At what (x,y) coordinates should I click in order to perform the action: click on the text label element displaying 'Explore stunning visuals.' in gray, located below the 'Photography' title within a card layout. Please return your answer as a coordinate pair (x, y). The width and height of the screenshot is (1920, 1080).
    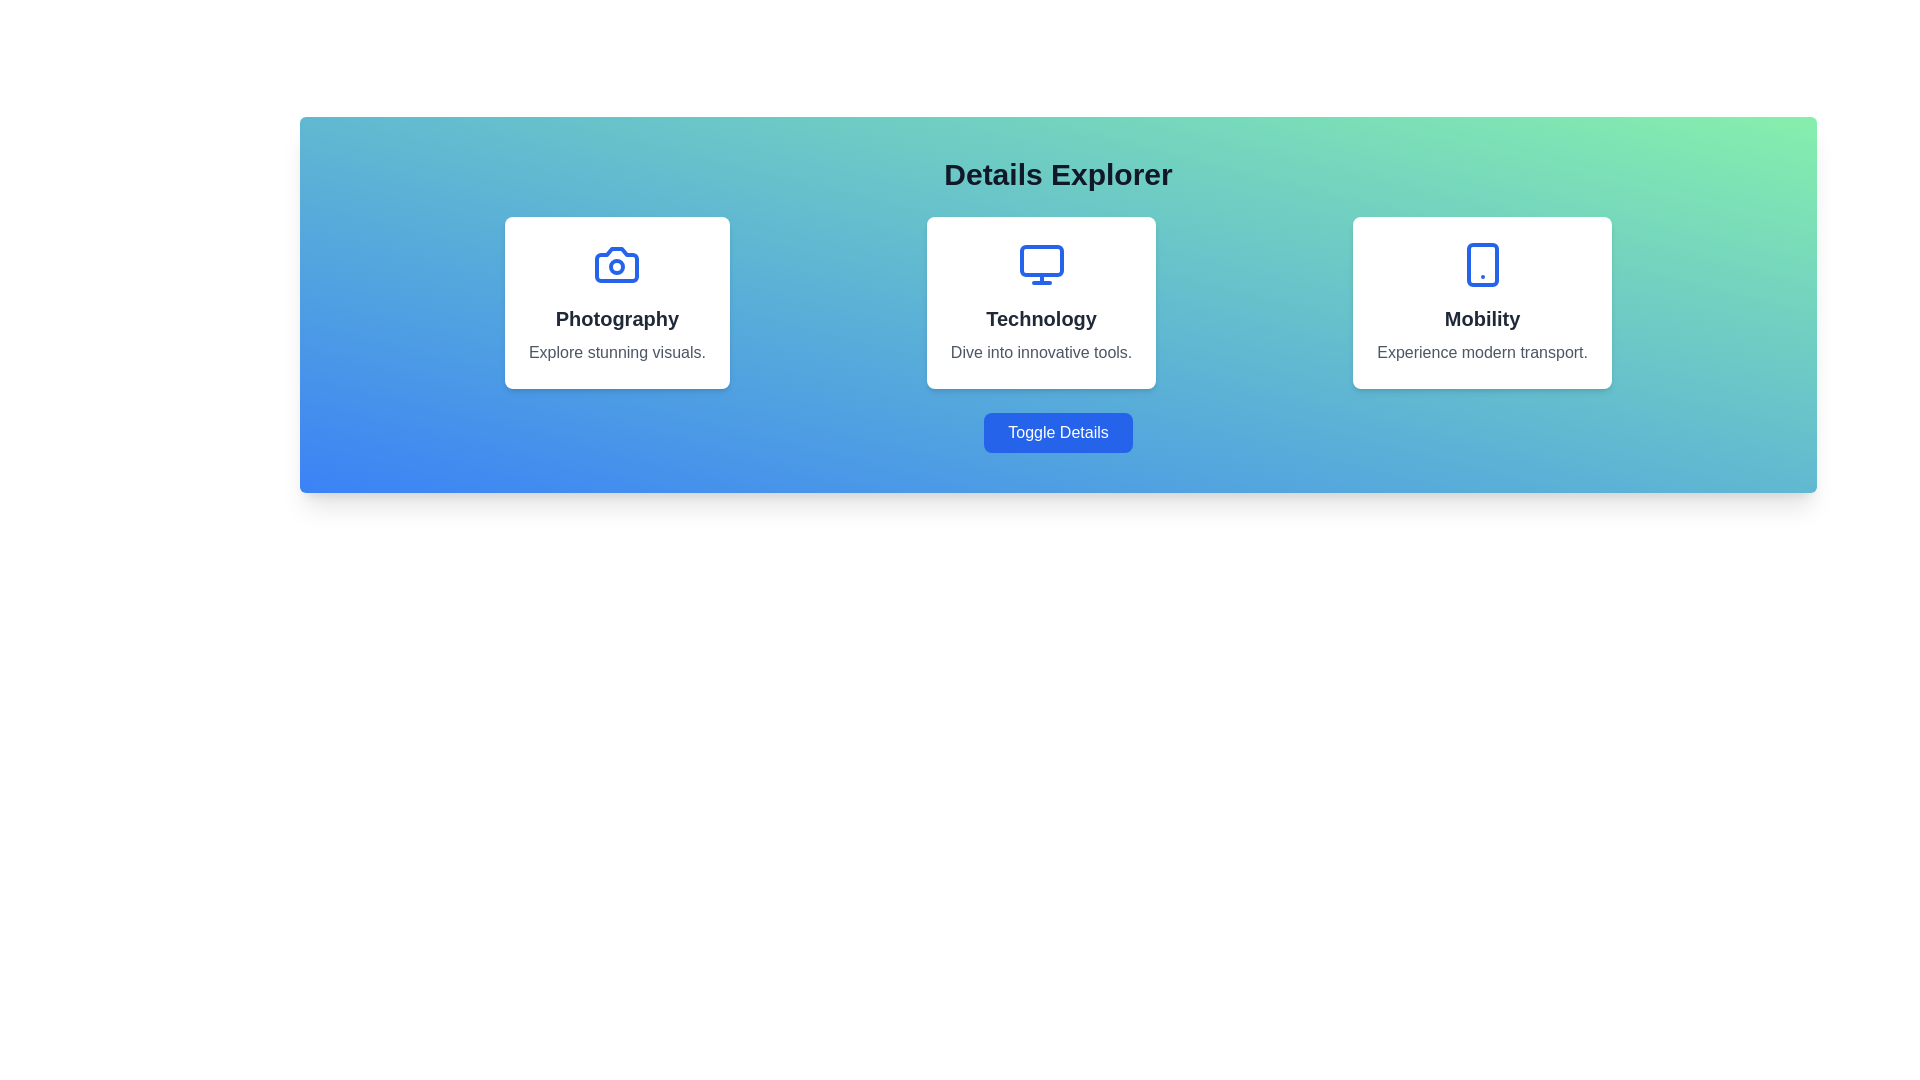
    Looking at the image, I should click on (616, 352).